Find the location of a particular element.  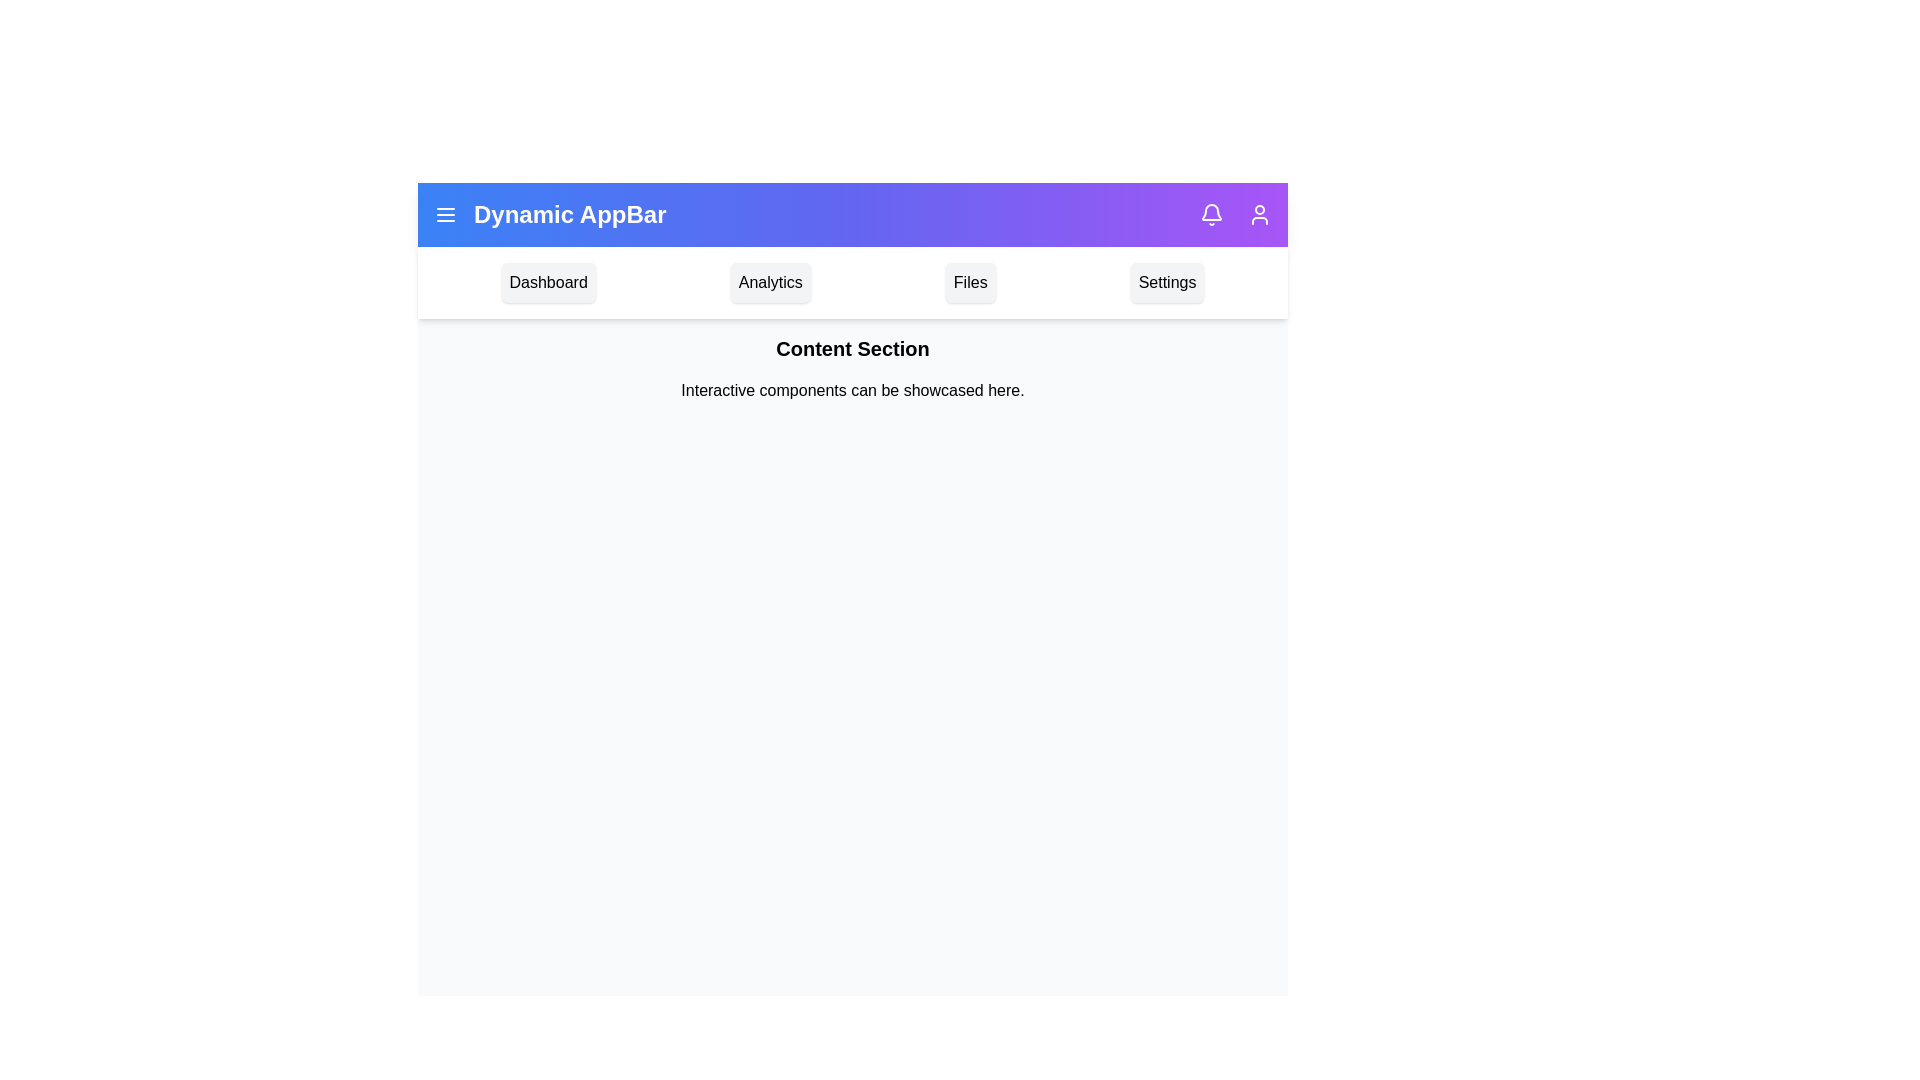

the navigation menu item labeled Settings is located at coordinates (1167, 282).